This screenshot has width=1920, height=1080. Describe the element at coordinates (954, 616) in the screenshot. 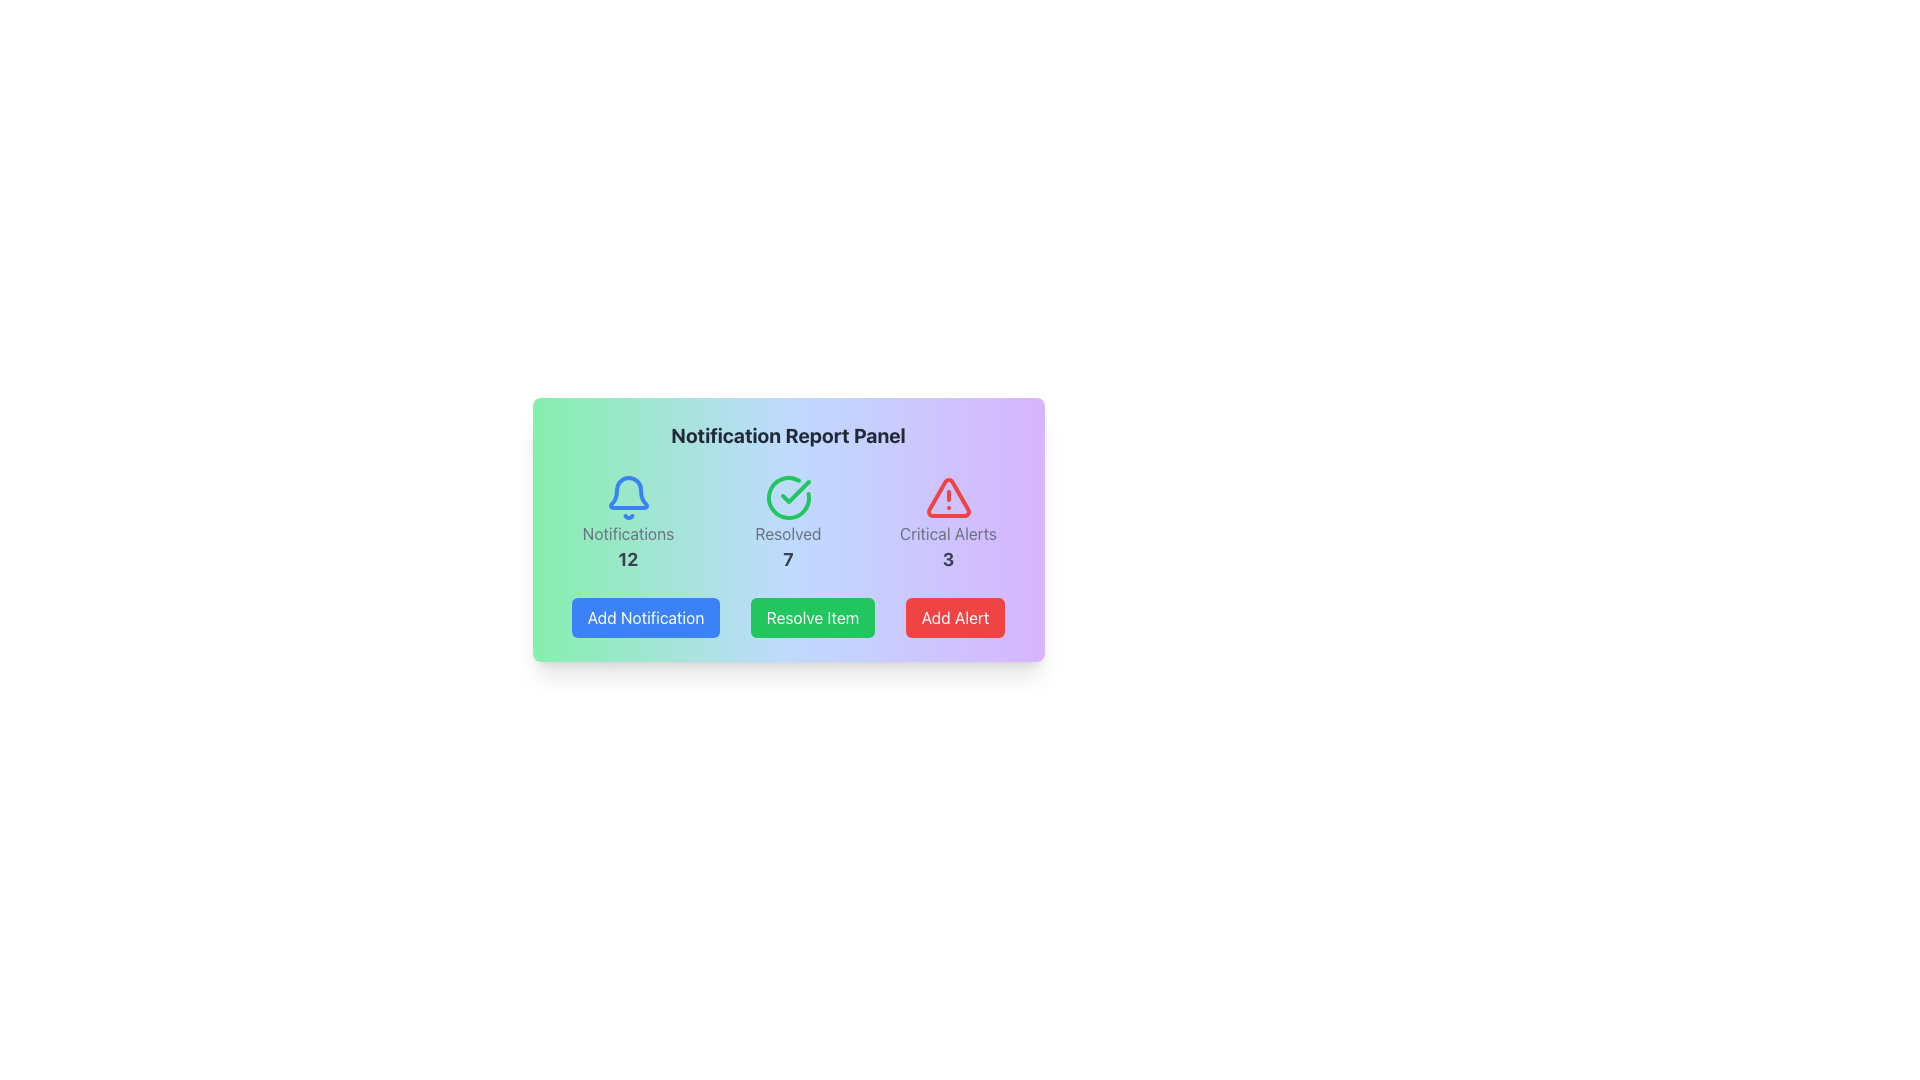

I see `the interactive button that allows users to add an alert, positioned as the third button from the left in a horizontal arrangement at the bottom of the notification report panel` at that location.